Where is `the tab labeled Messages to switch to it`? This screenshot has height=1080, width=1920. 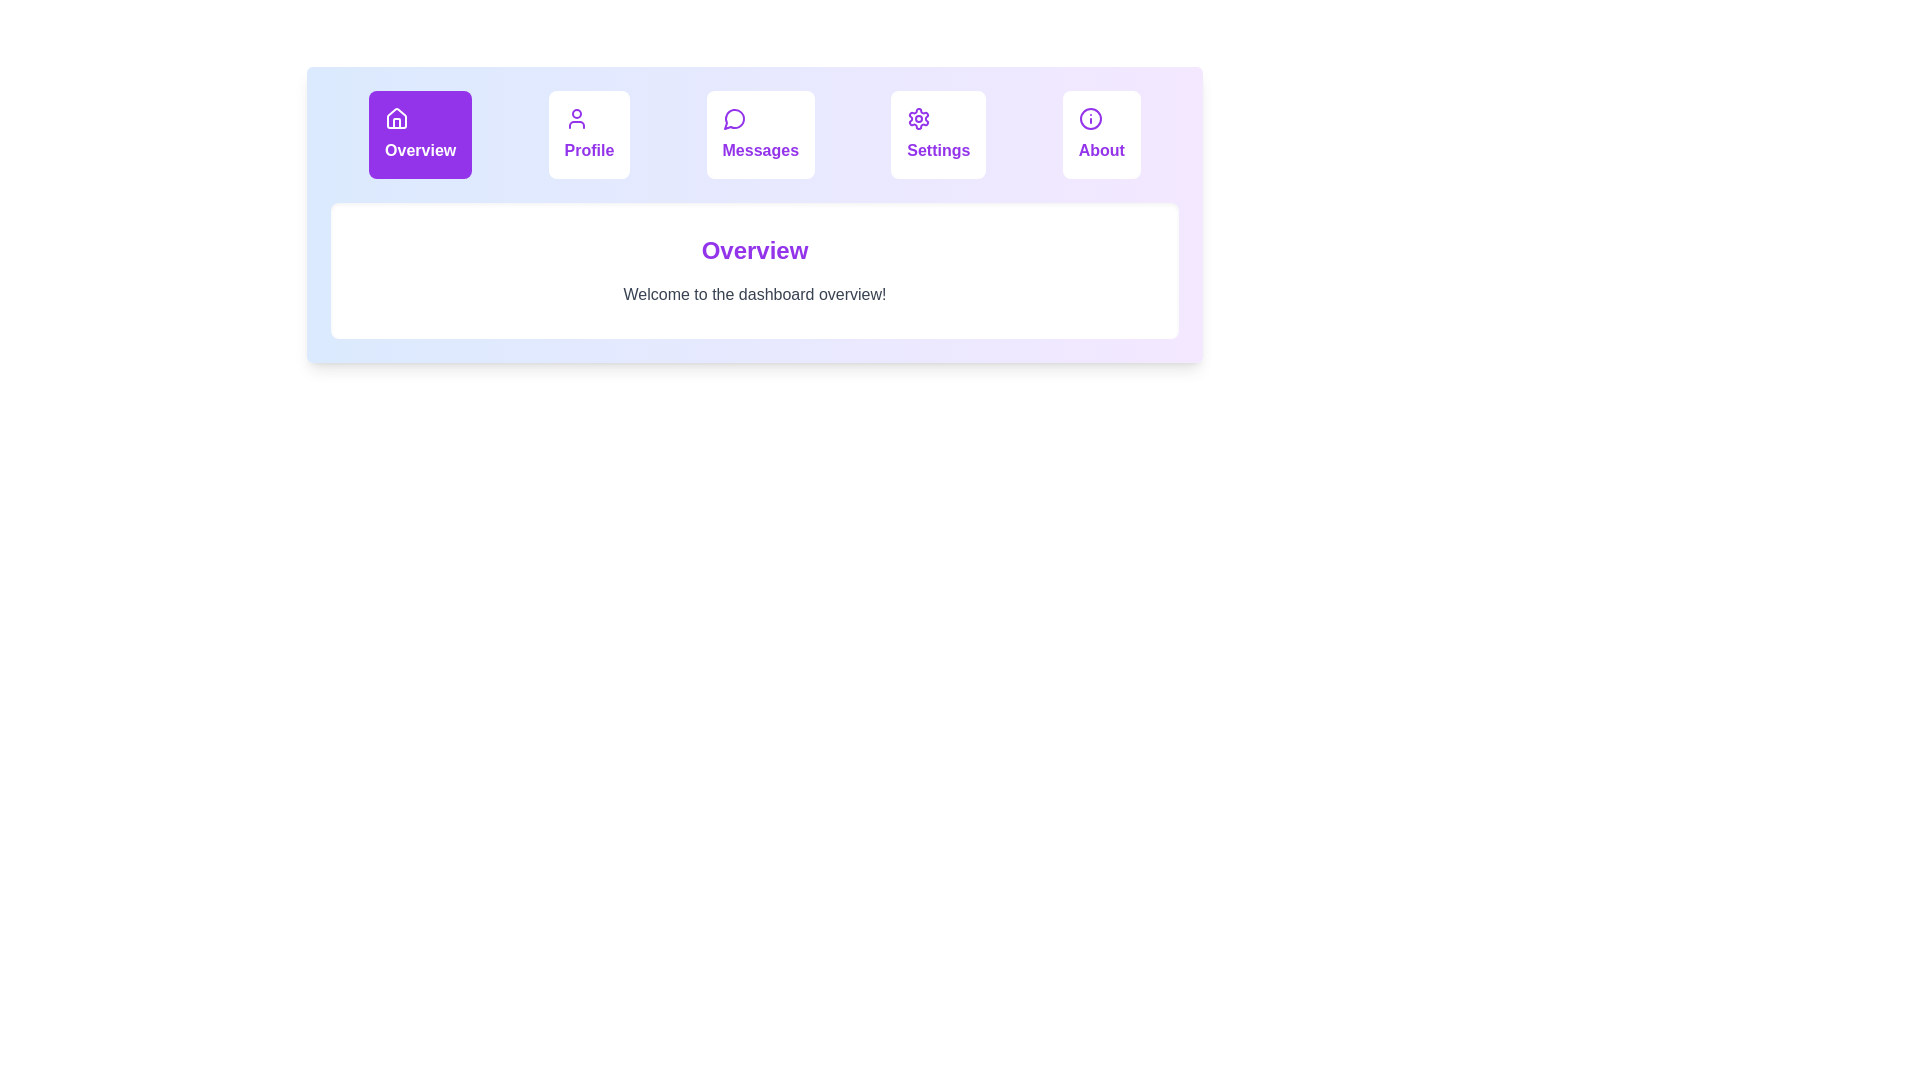
the tab labeled Messages to switch to it is located at coordinates (759, 135).